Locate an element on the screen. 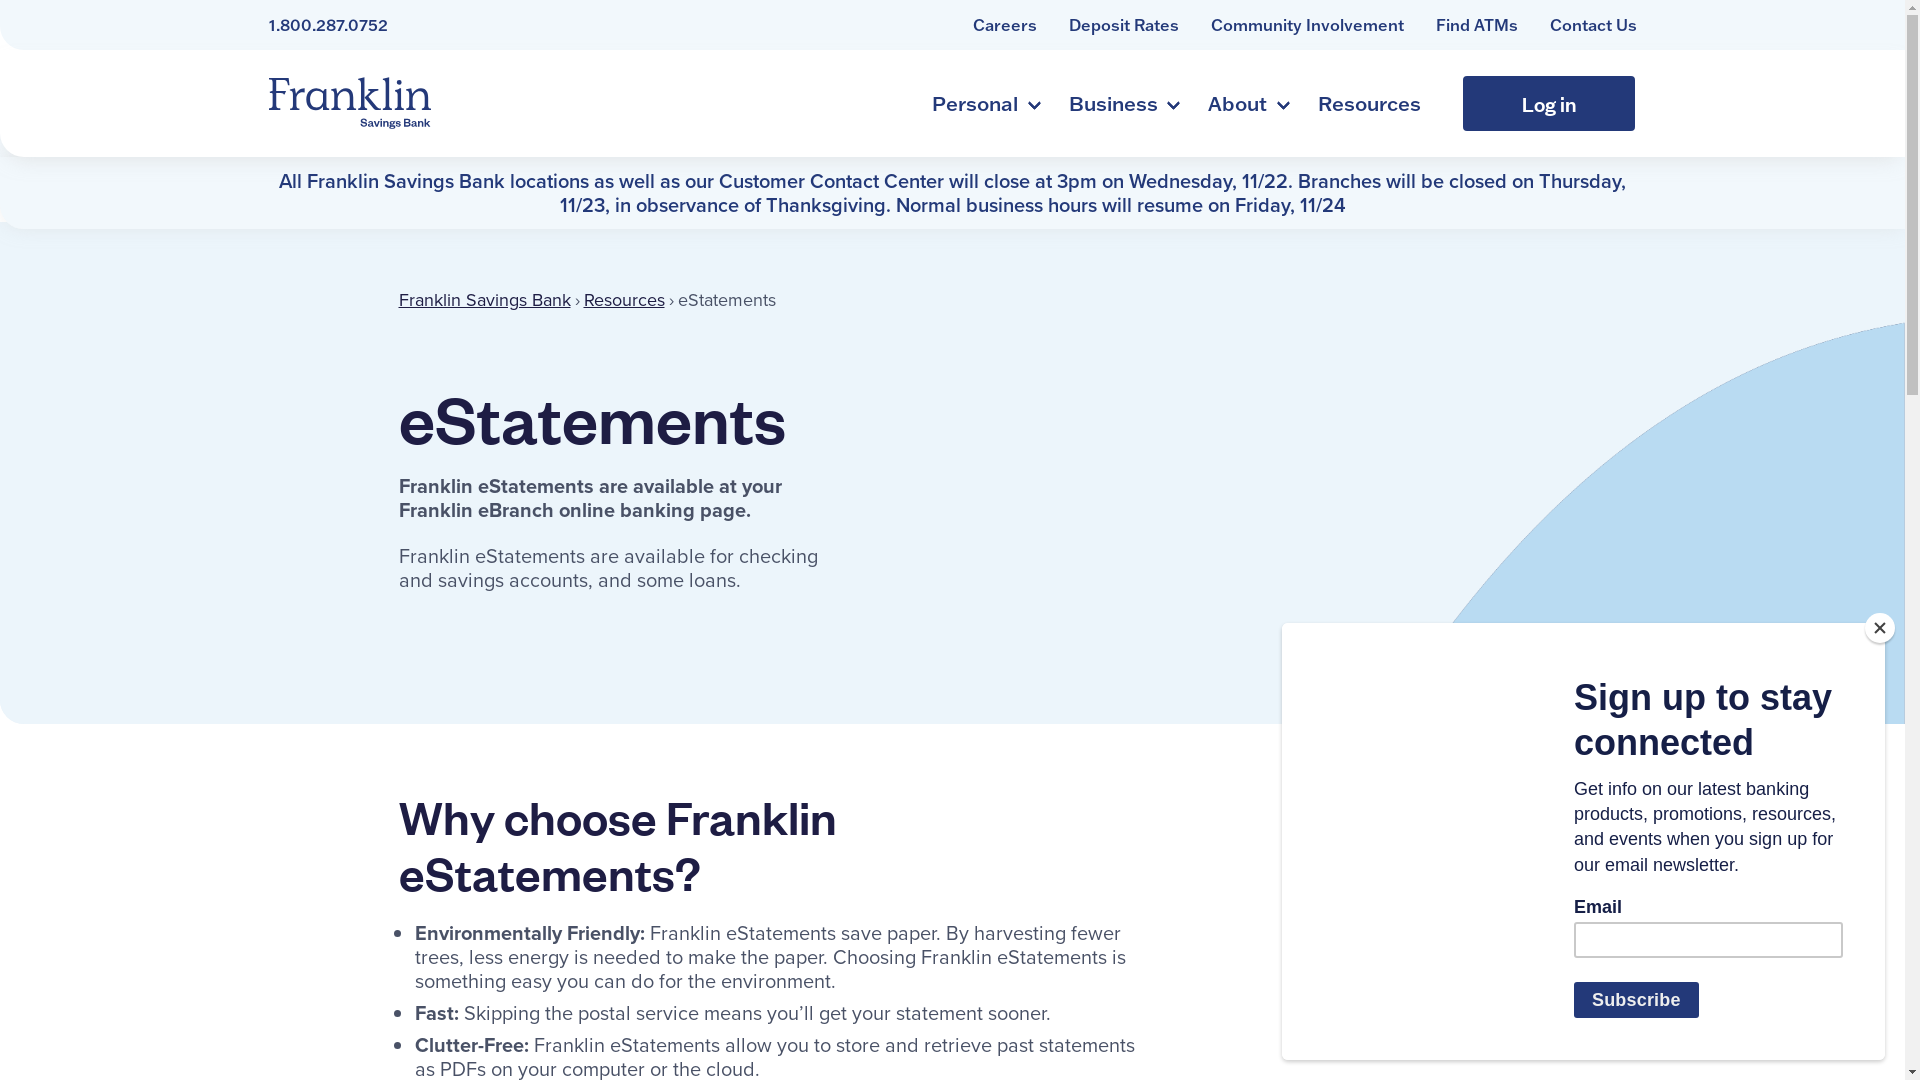  'Community Involvement' is located at coordinates (1306, 24).